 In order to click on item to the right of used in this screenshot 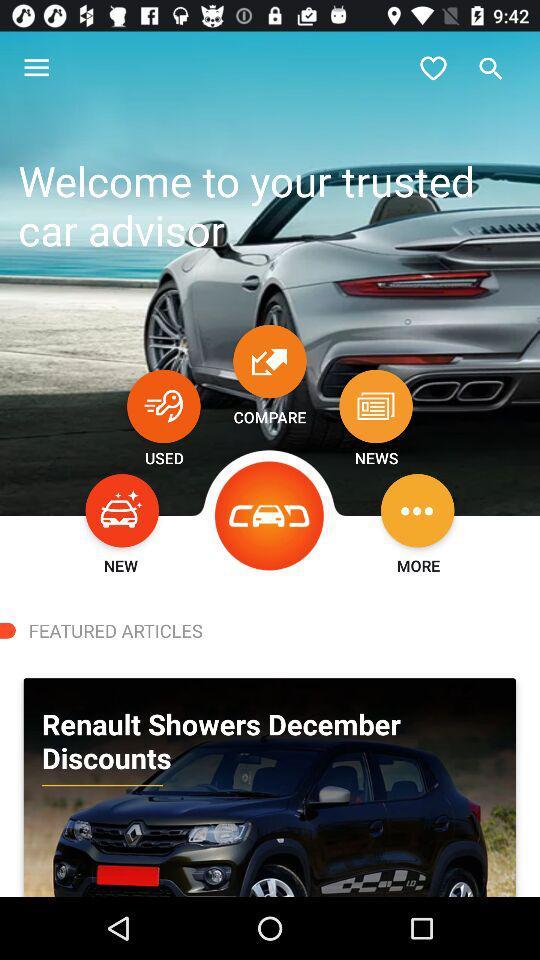, I will do `click(270, 515)`.